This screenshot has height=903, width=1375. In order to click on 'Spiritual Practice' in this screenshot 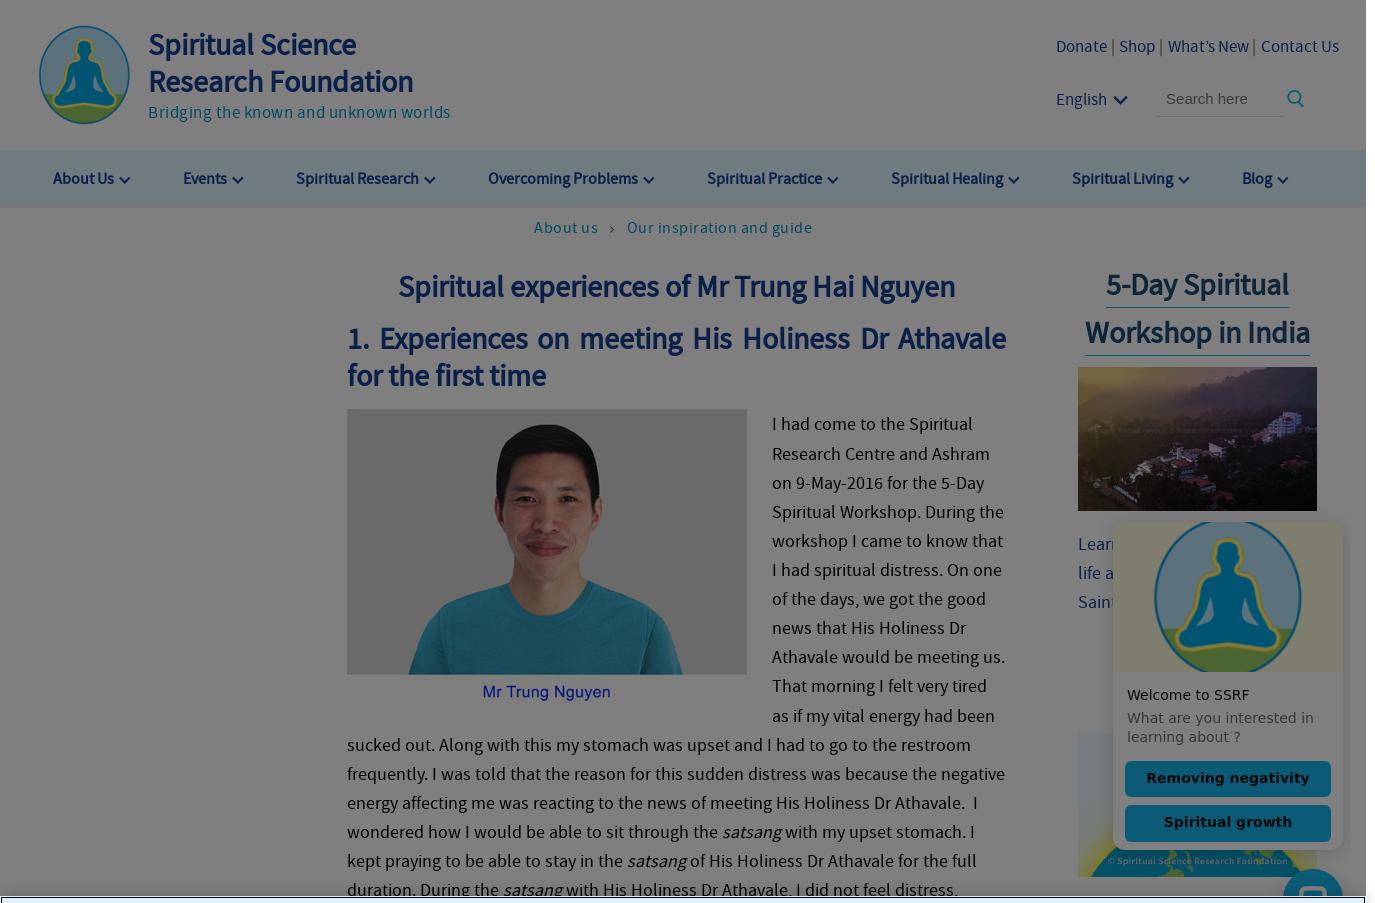, I will do `click(764, 176)`.